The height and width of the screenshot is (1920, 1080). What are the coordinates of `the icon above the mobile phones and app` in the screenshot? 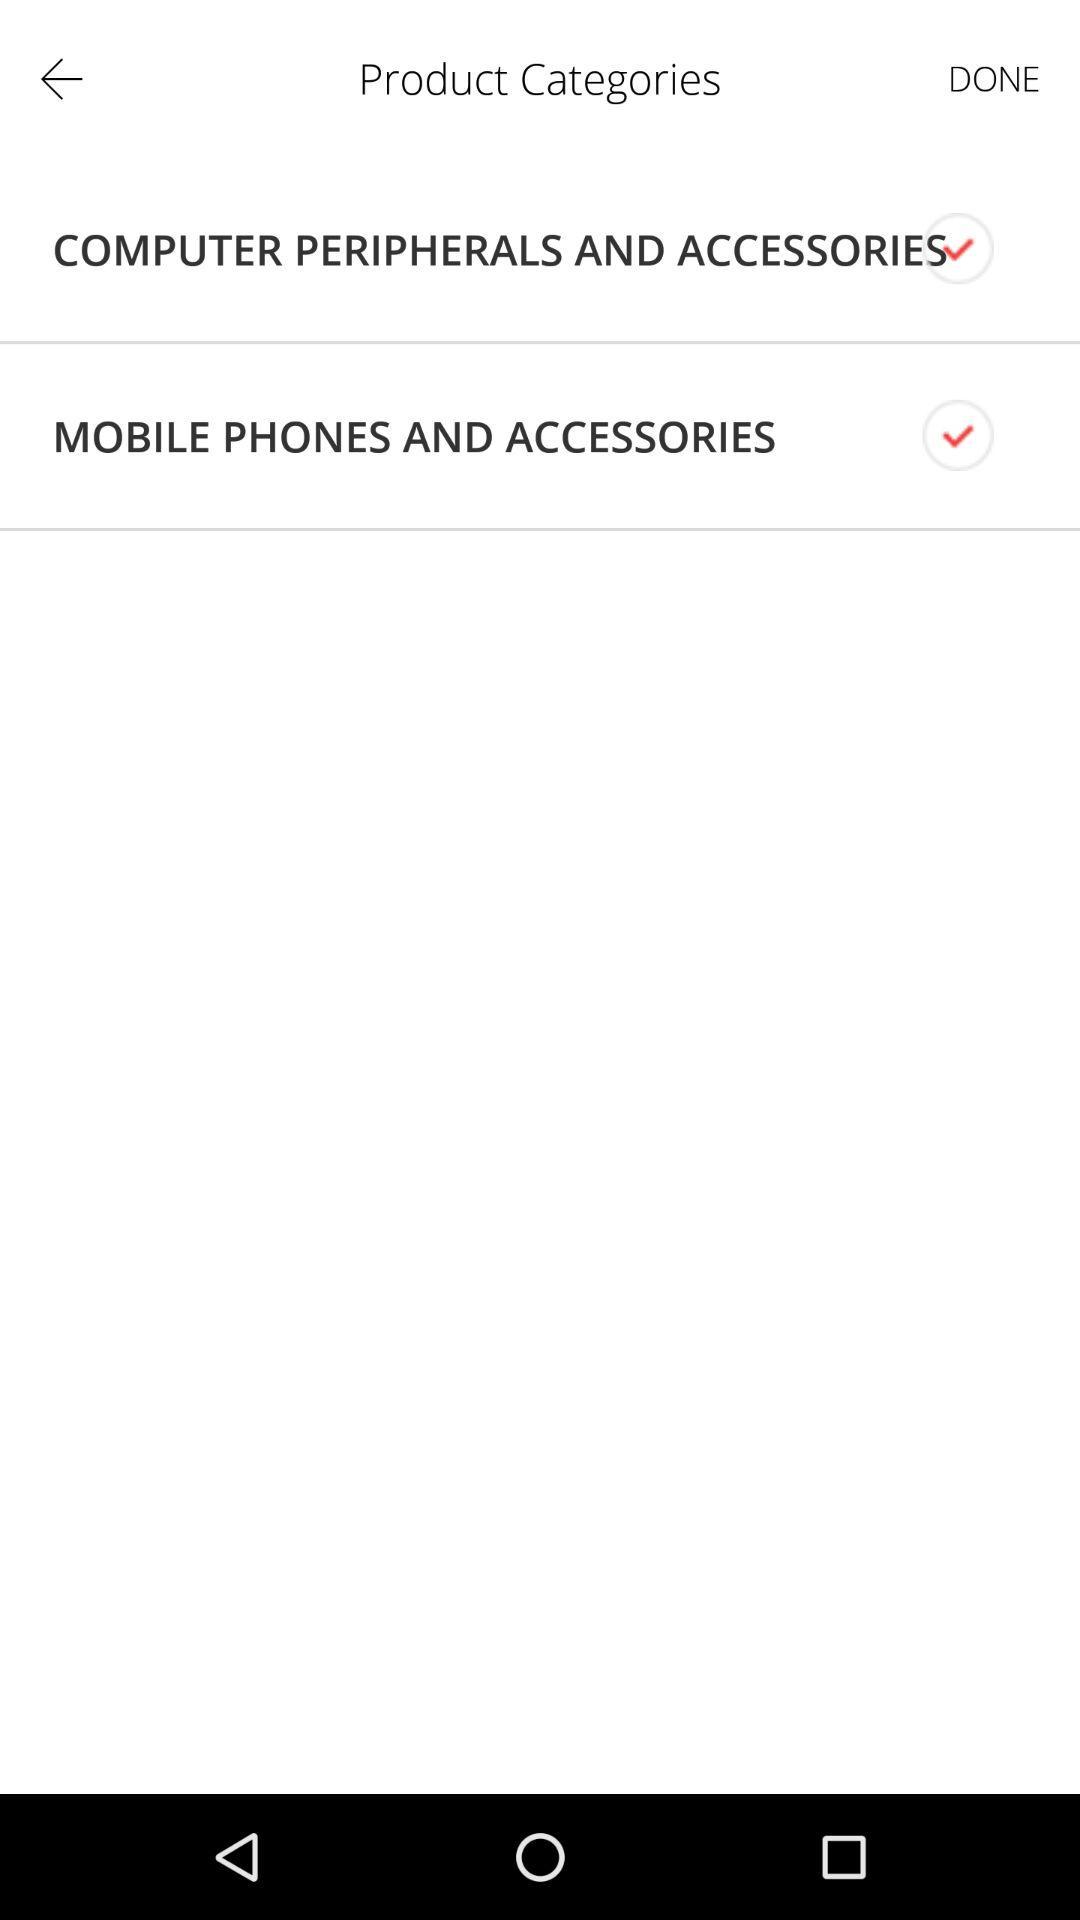 It's located at (499, 248).